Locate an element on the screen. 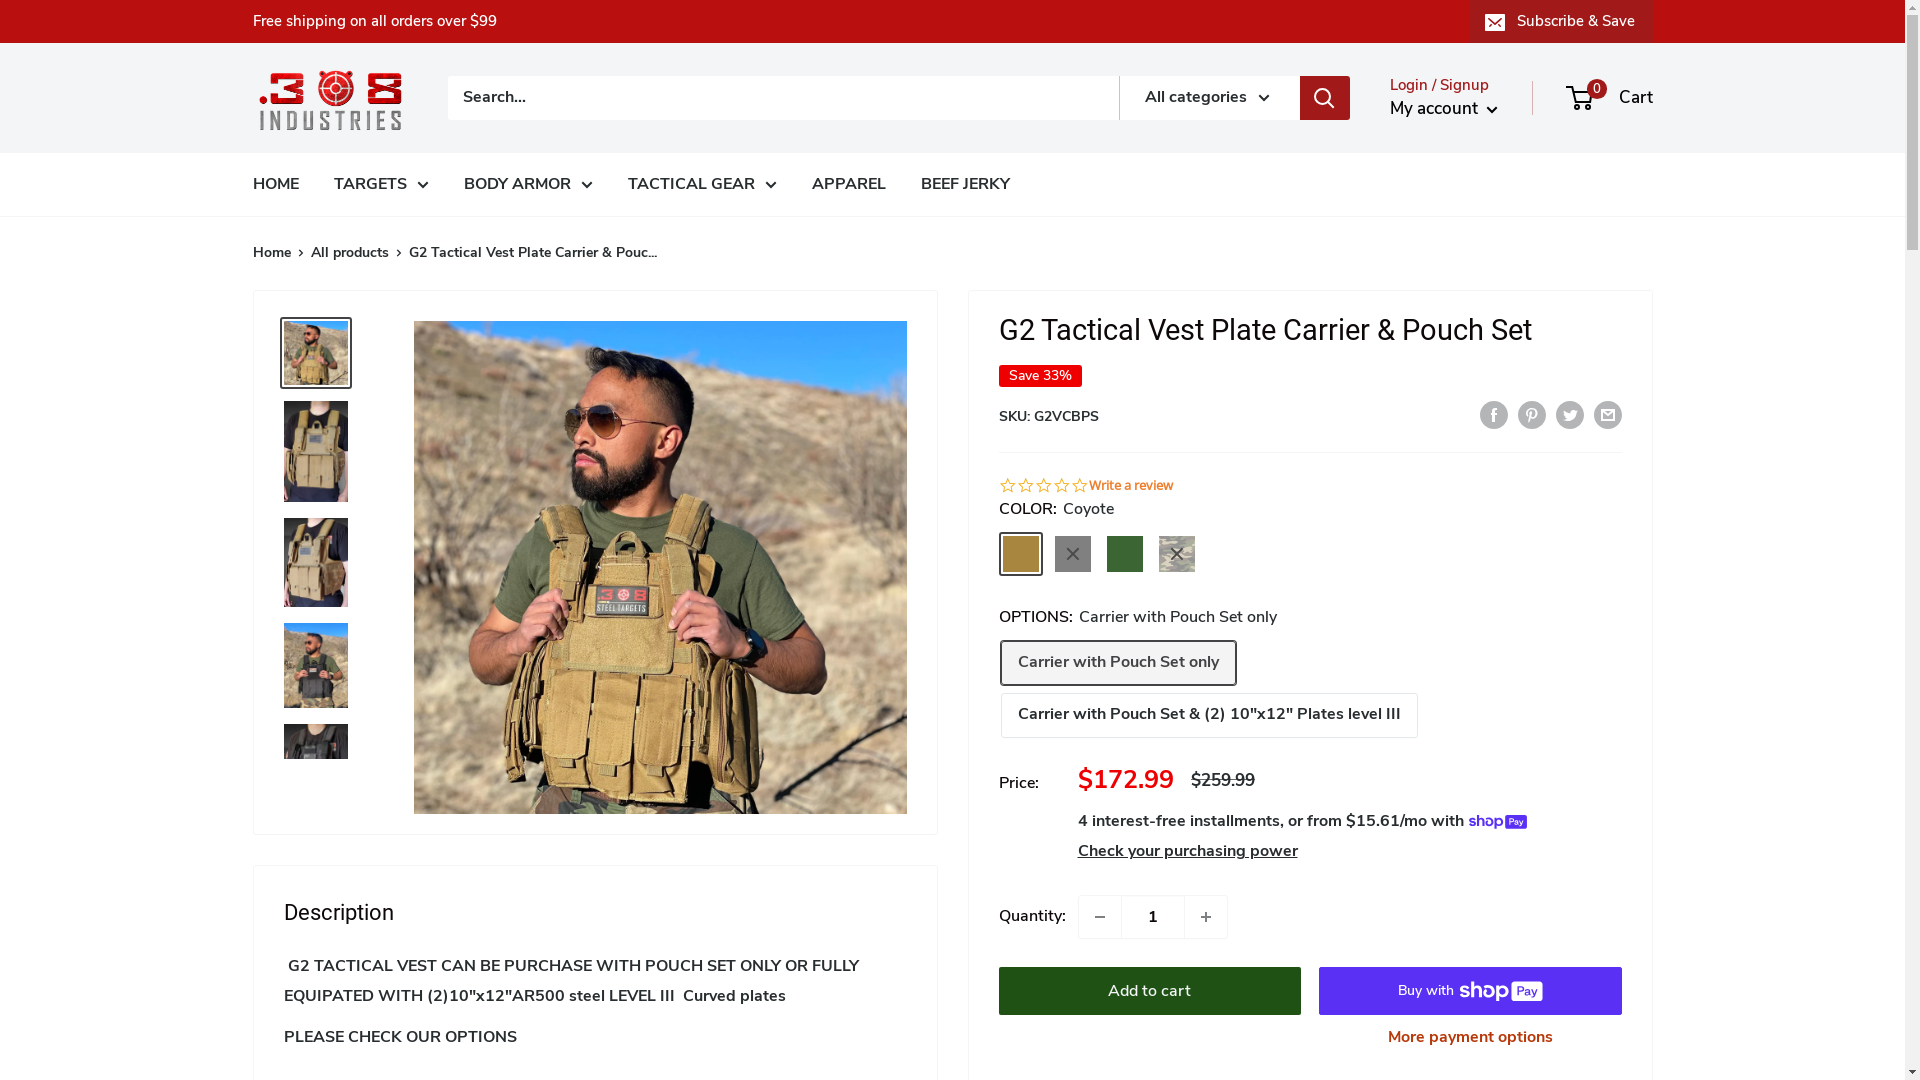  'My account' is located at coordinates (1444, 108).